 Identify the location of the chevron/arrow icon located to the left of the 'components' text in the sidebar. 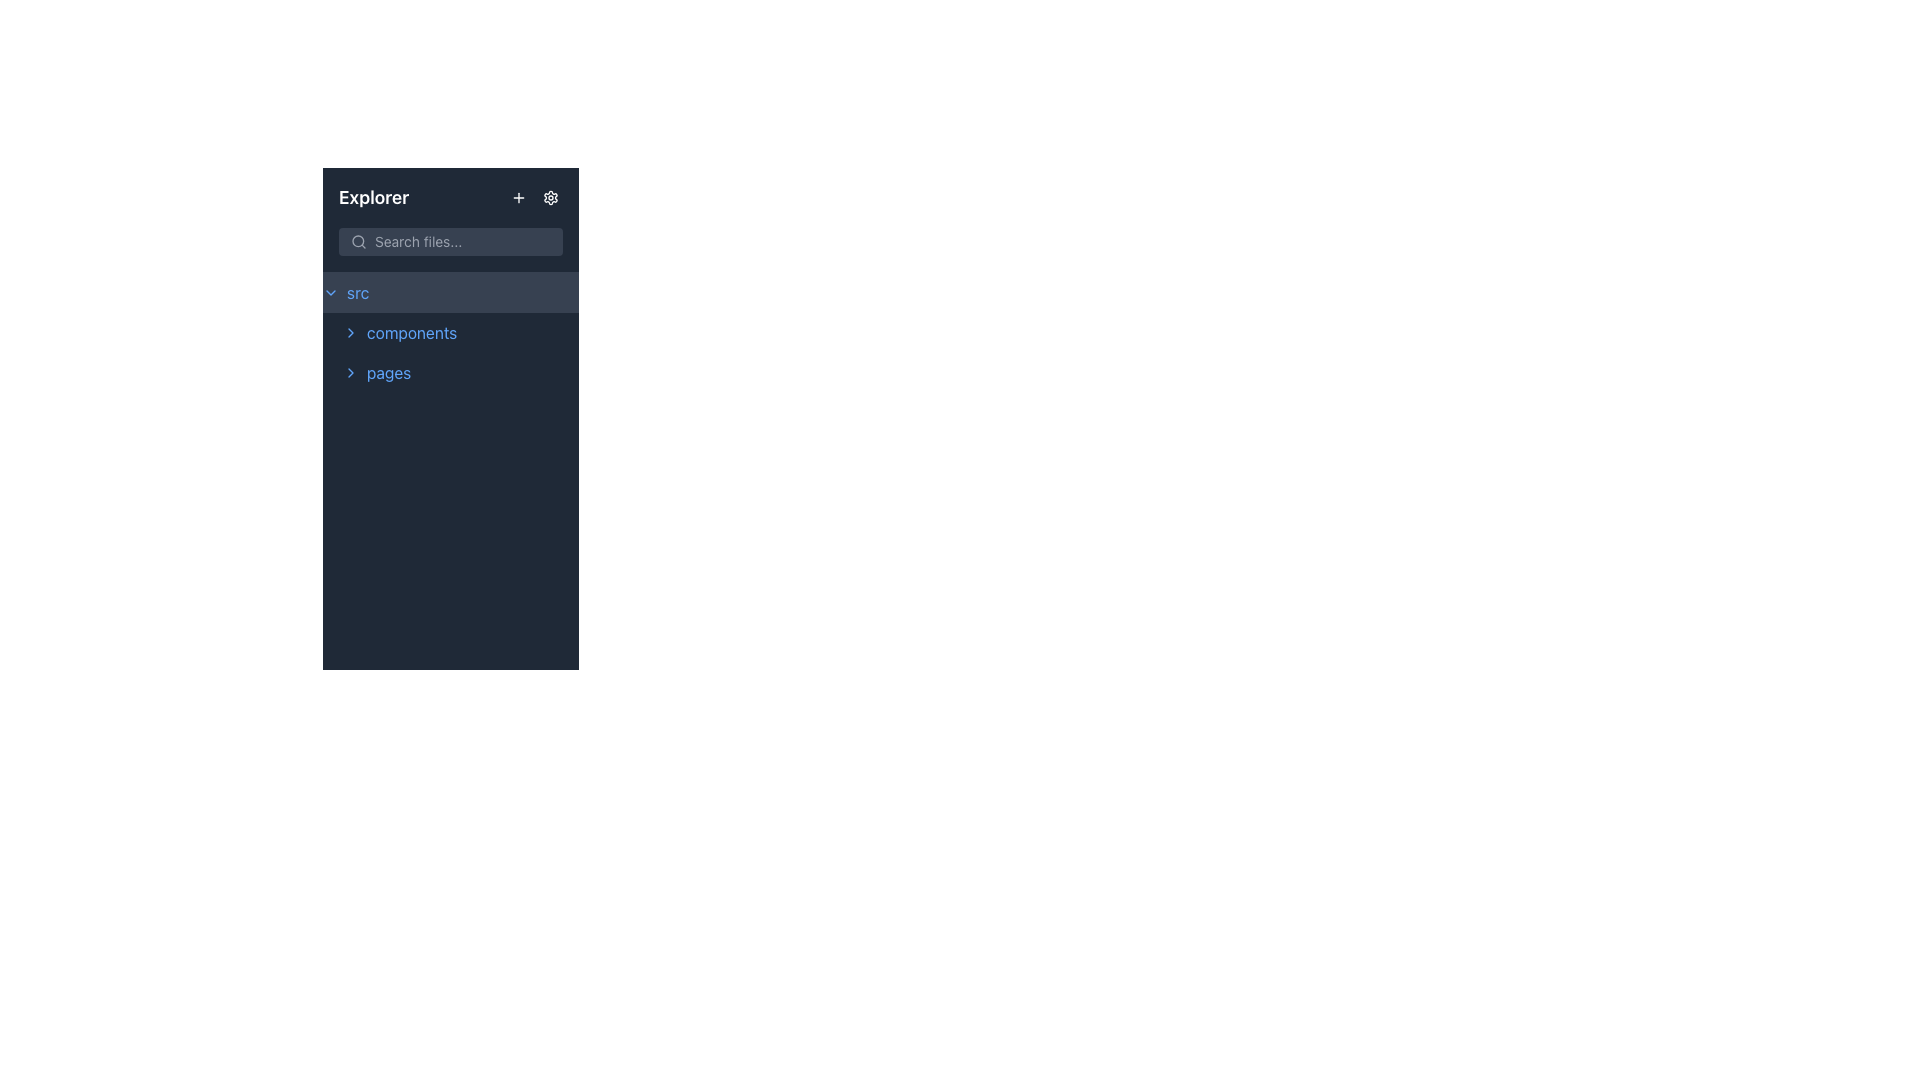
(350, 331).